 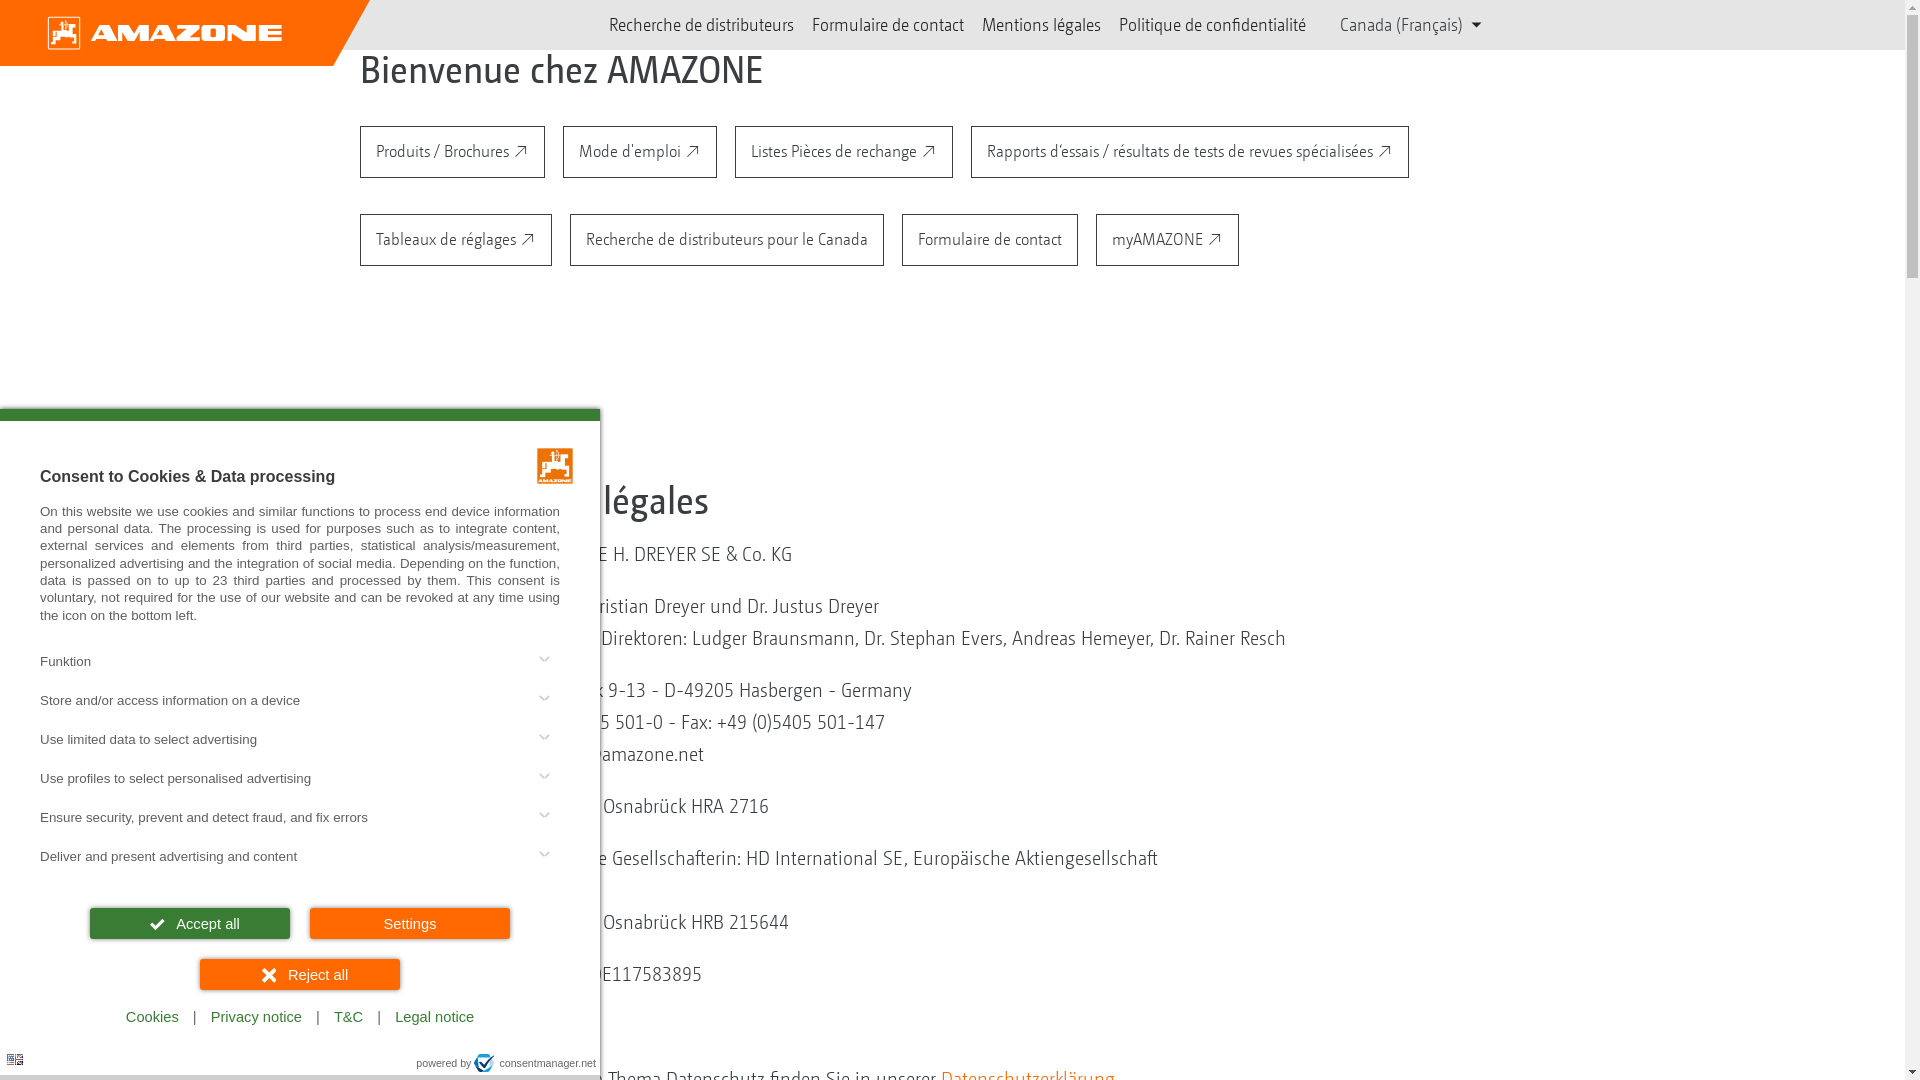 I want to click on 'consentmanager.net', so click(x=534, y=1062).